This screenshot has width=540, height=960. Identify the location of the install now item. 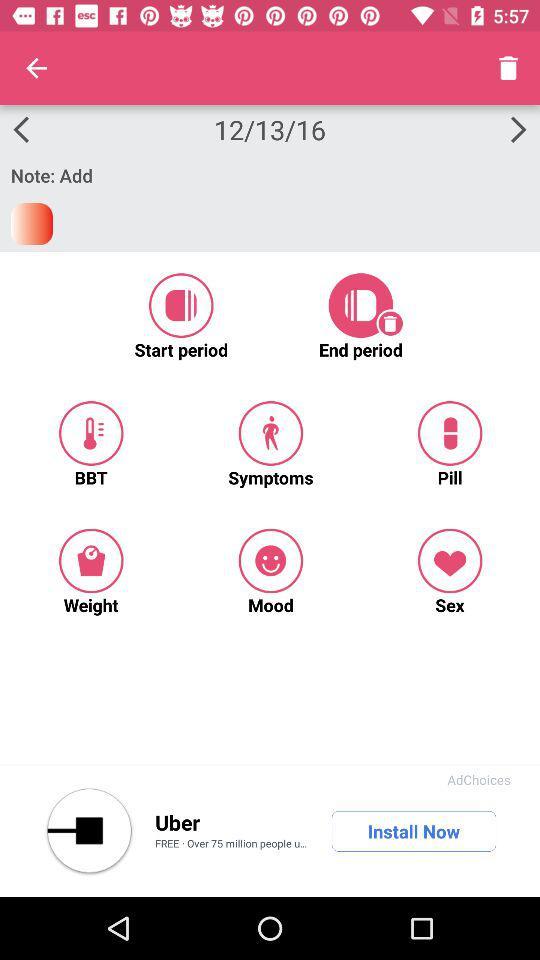
(413, 831).